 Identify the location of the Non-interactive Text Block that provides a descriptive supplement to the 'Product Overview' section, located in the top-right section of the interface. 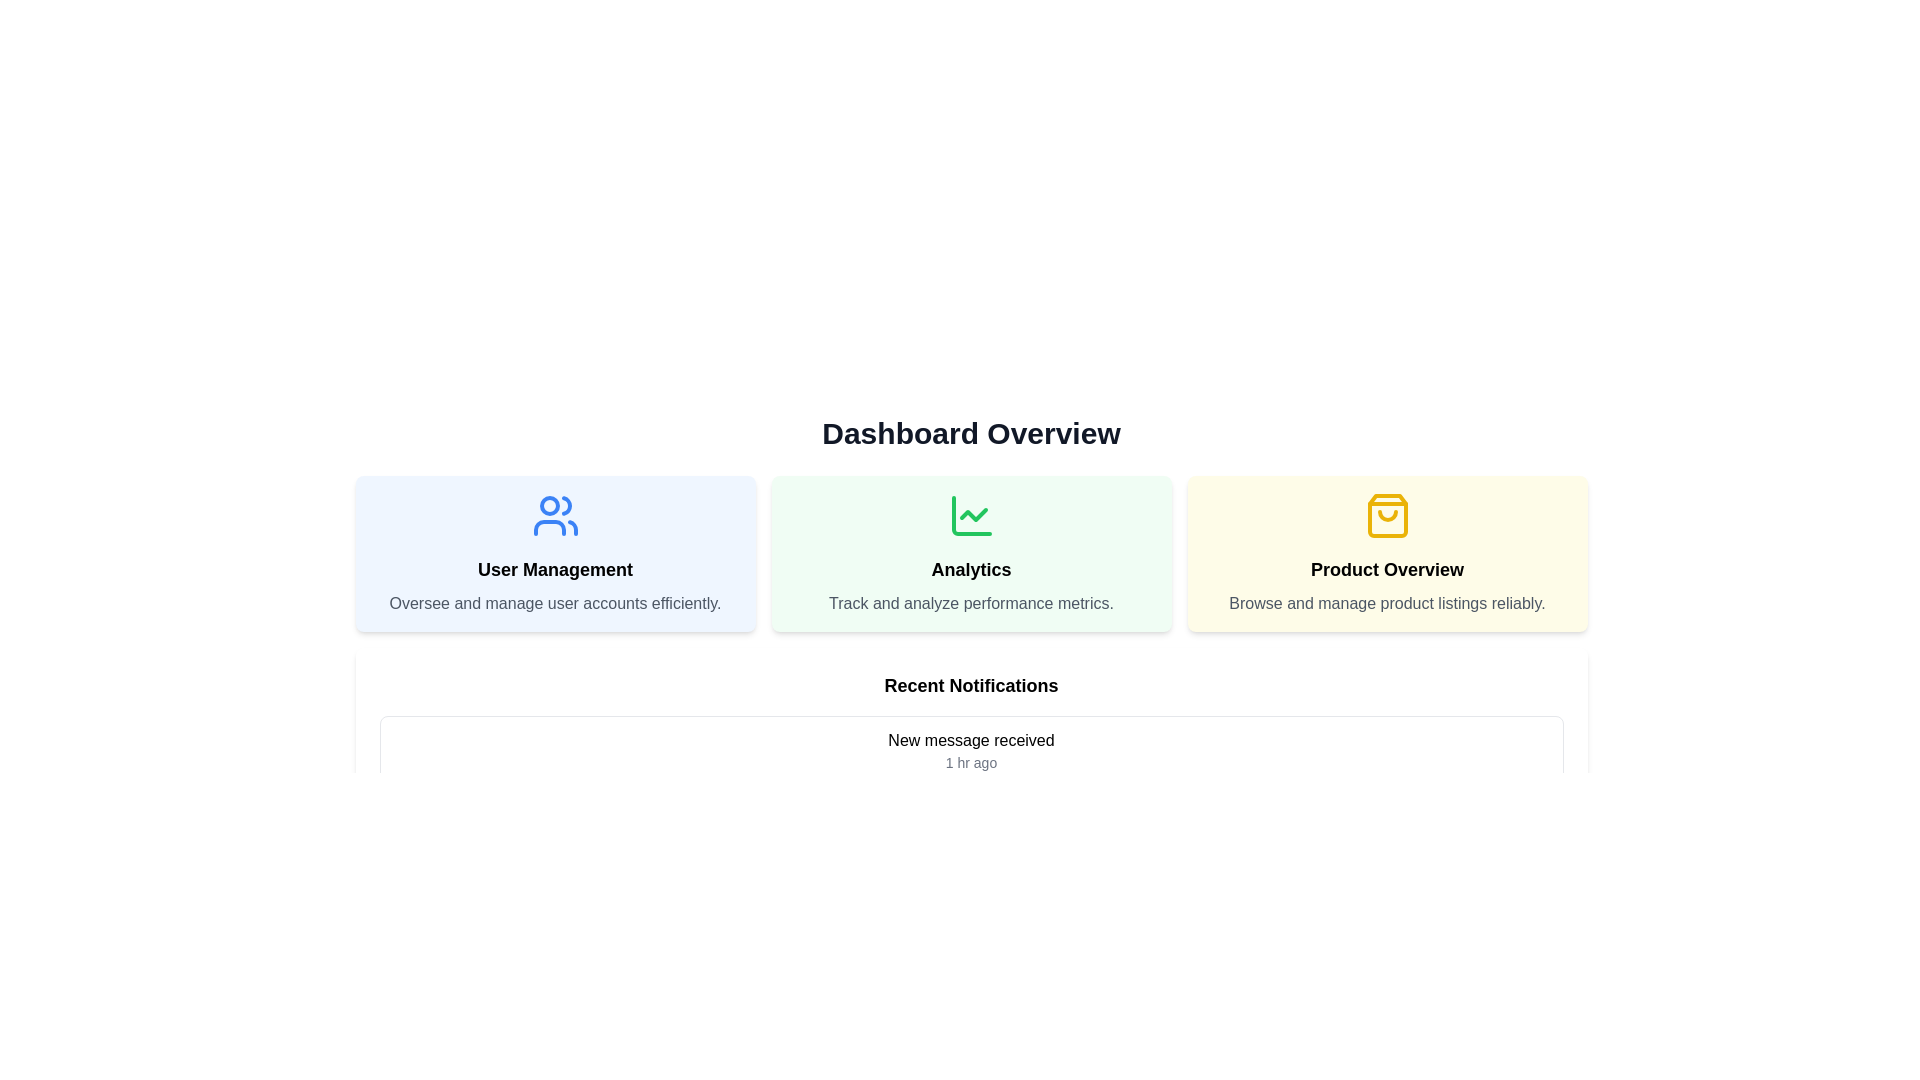
(1386, 603).